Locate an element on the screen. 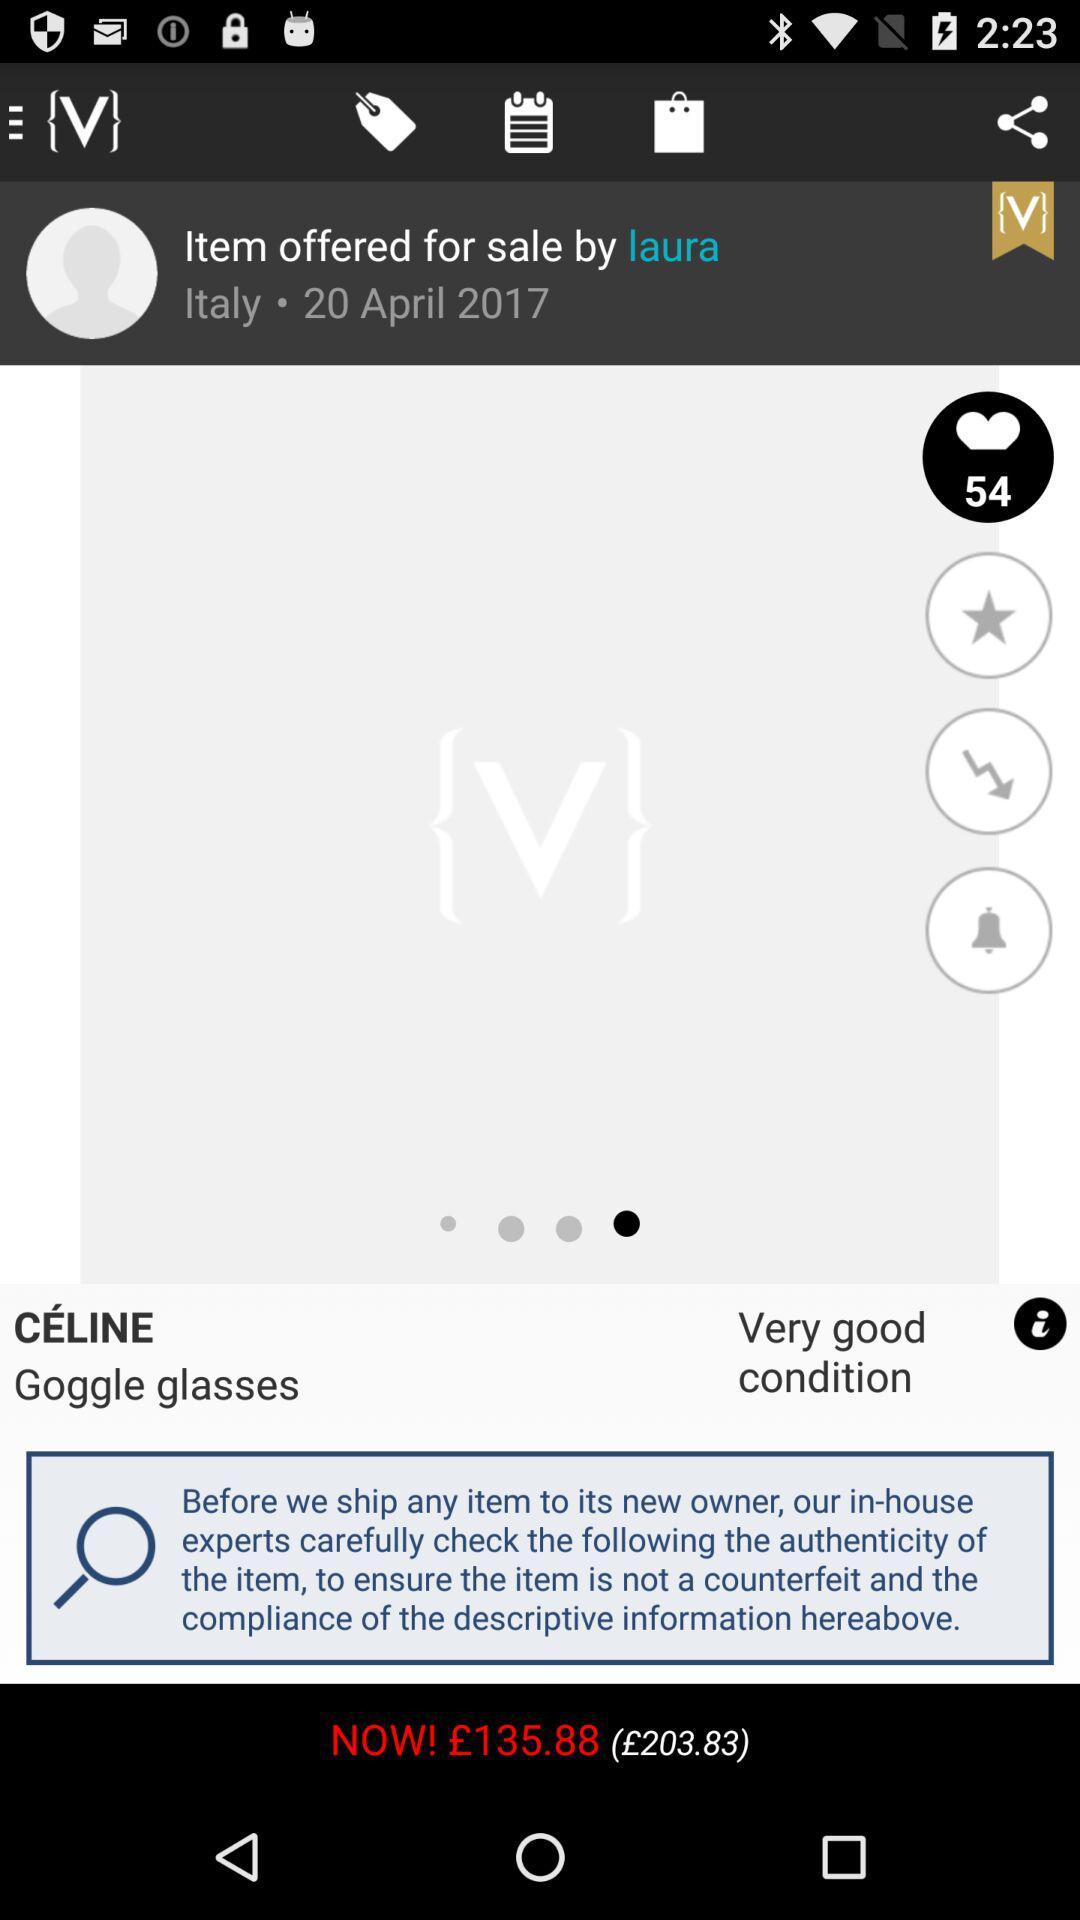 The height and width of the screenshot is (1920, 1080). the app above the very good condition item is located at coordinates (987, 928).